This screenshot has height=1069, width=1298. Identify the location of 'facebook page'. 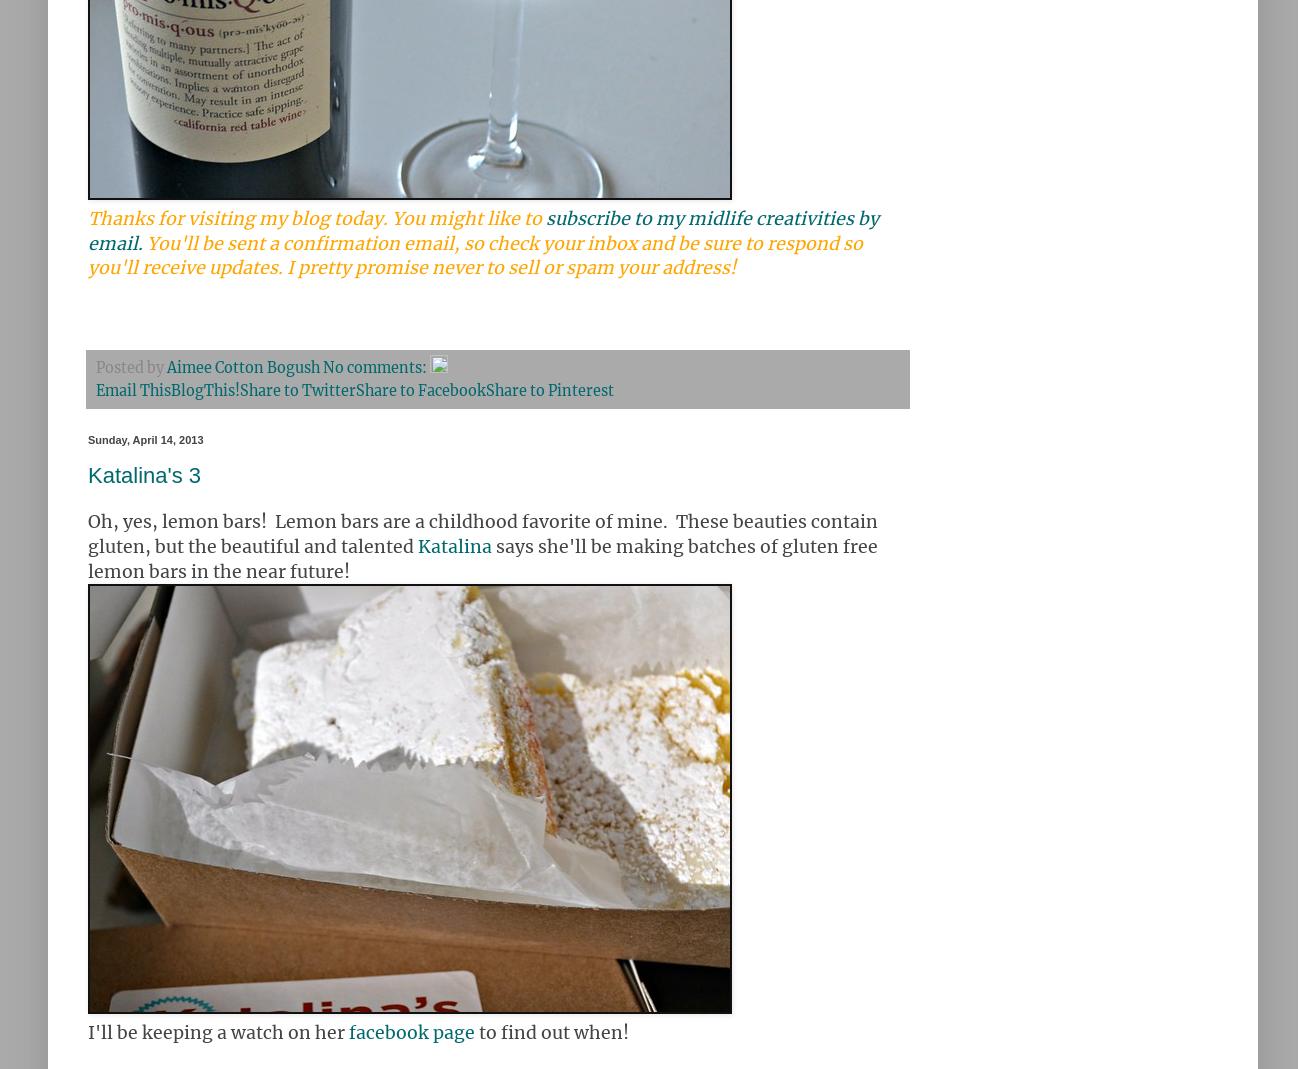
(410, 1032).